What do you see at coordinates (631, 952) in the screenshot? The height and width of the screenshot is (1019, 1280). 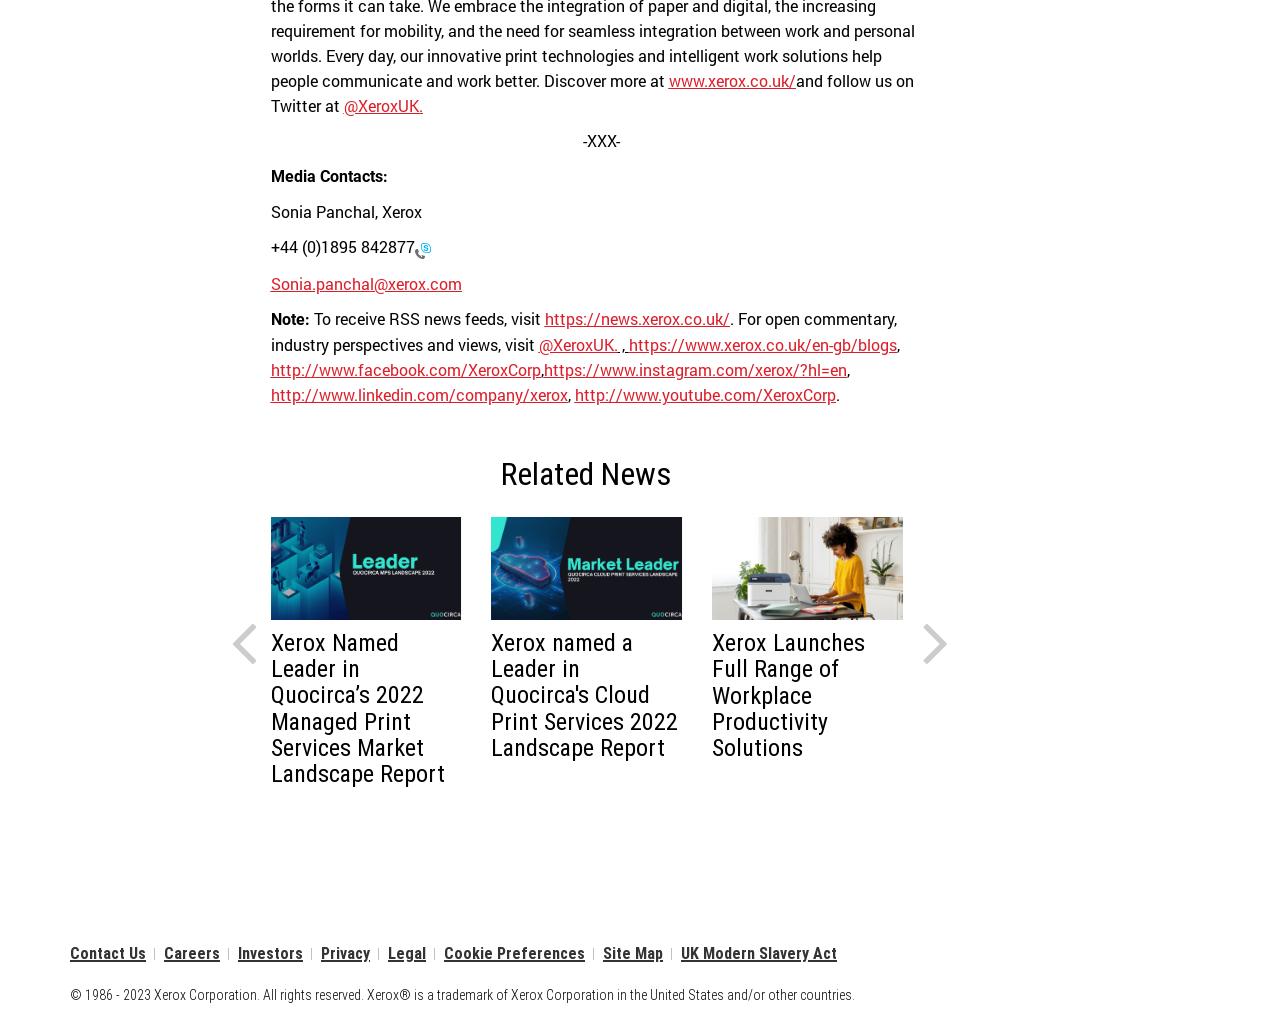 I see `'Site Map'` at bounding box center [631, 952].